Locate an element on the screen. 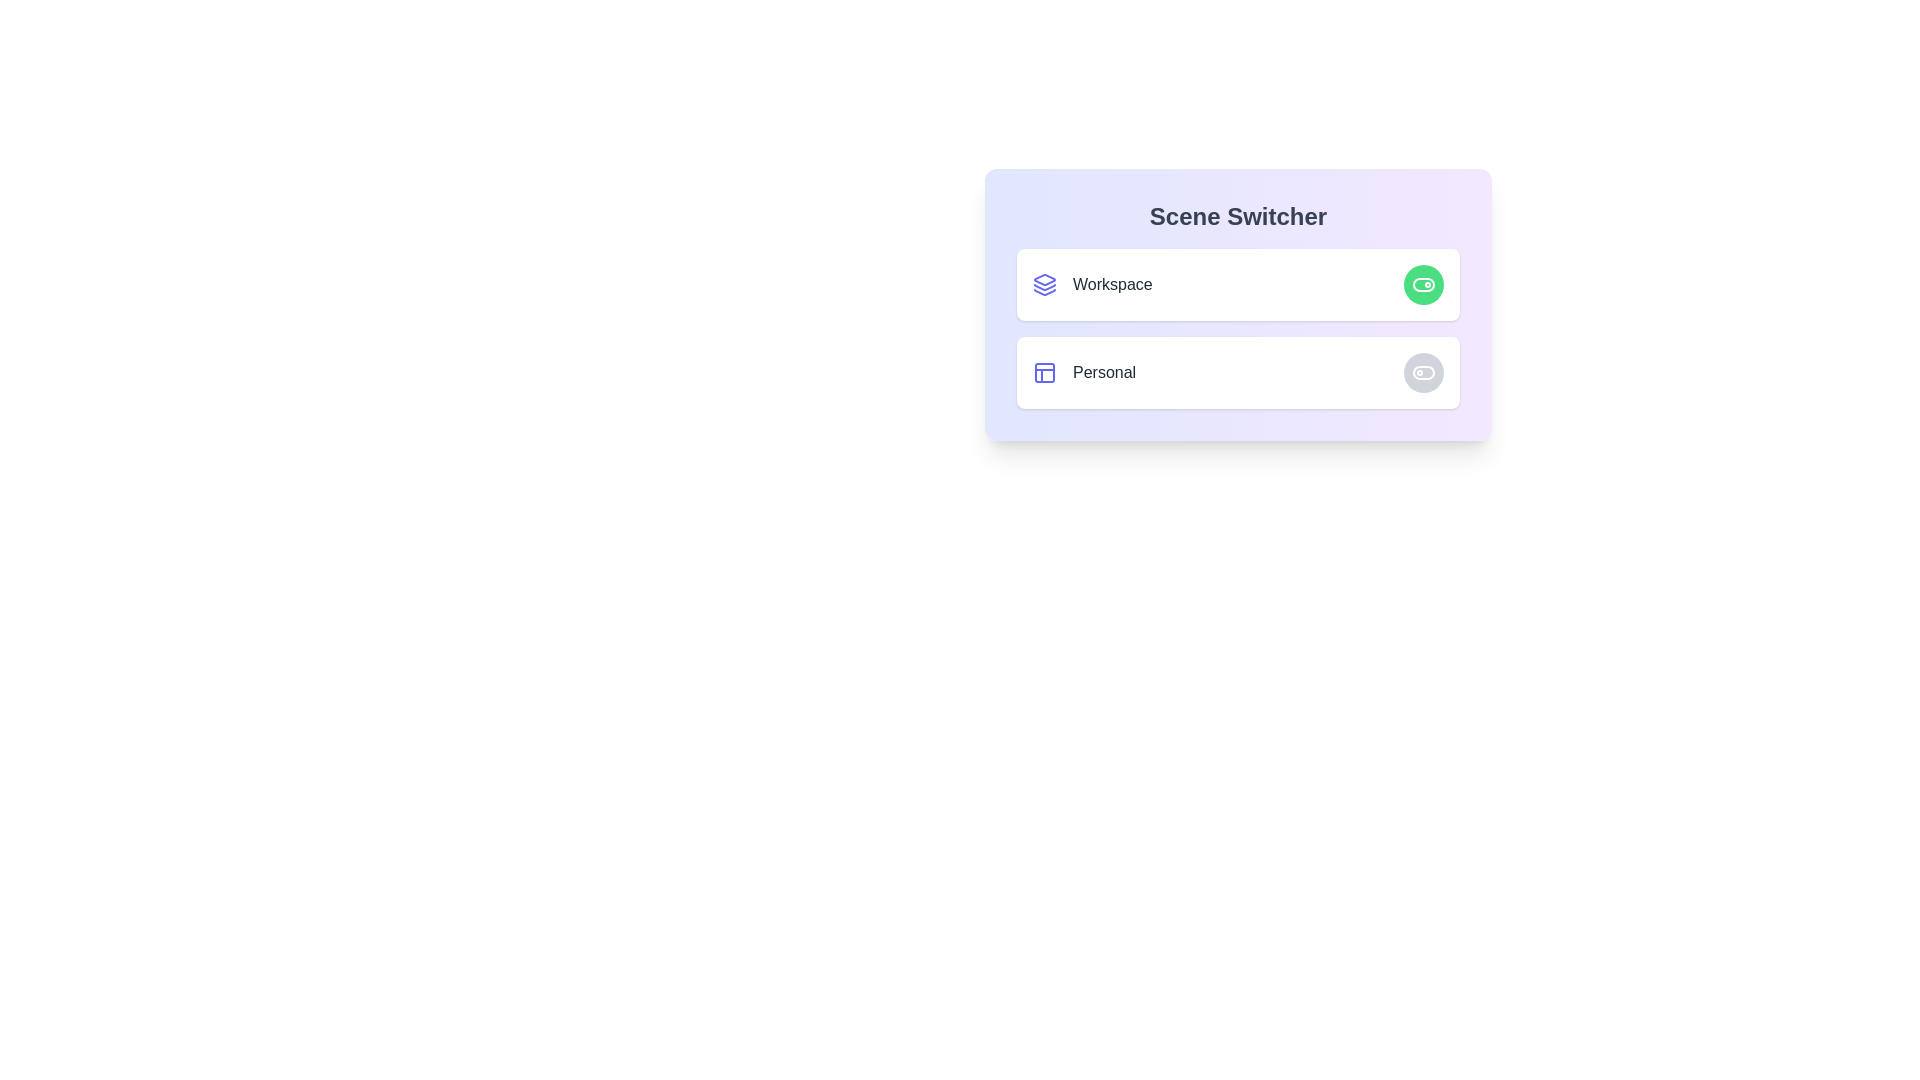 Image resolution: width=1920 pixels, height=1080 pixels. the green circular toggle button with a white eye icon located to the right of the 'Workspace' label is located at coordinates (1423, 285).